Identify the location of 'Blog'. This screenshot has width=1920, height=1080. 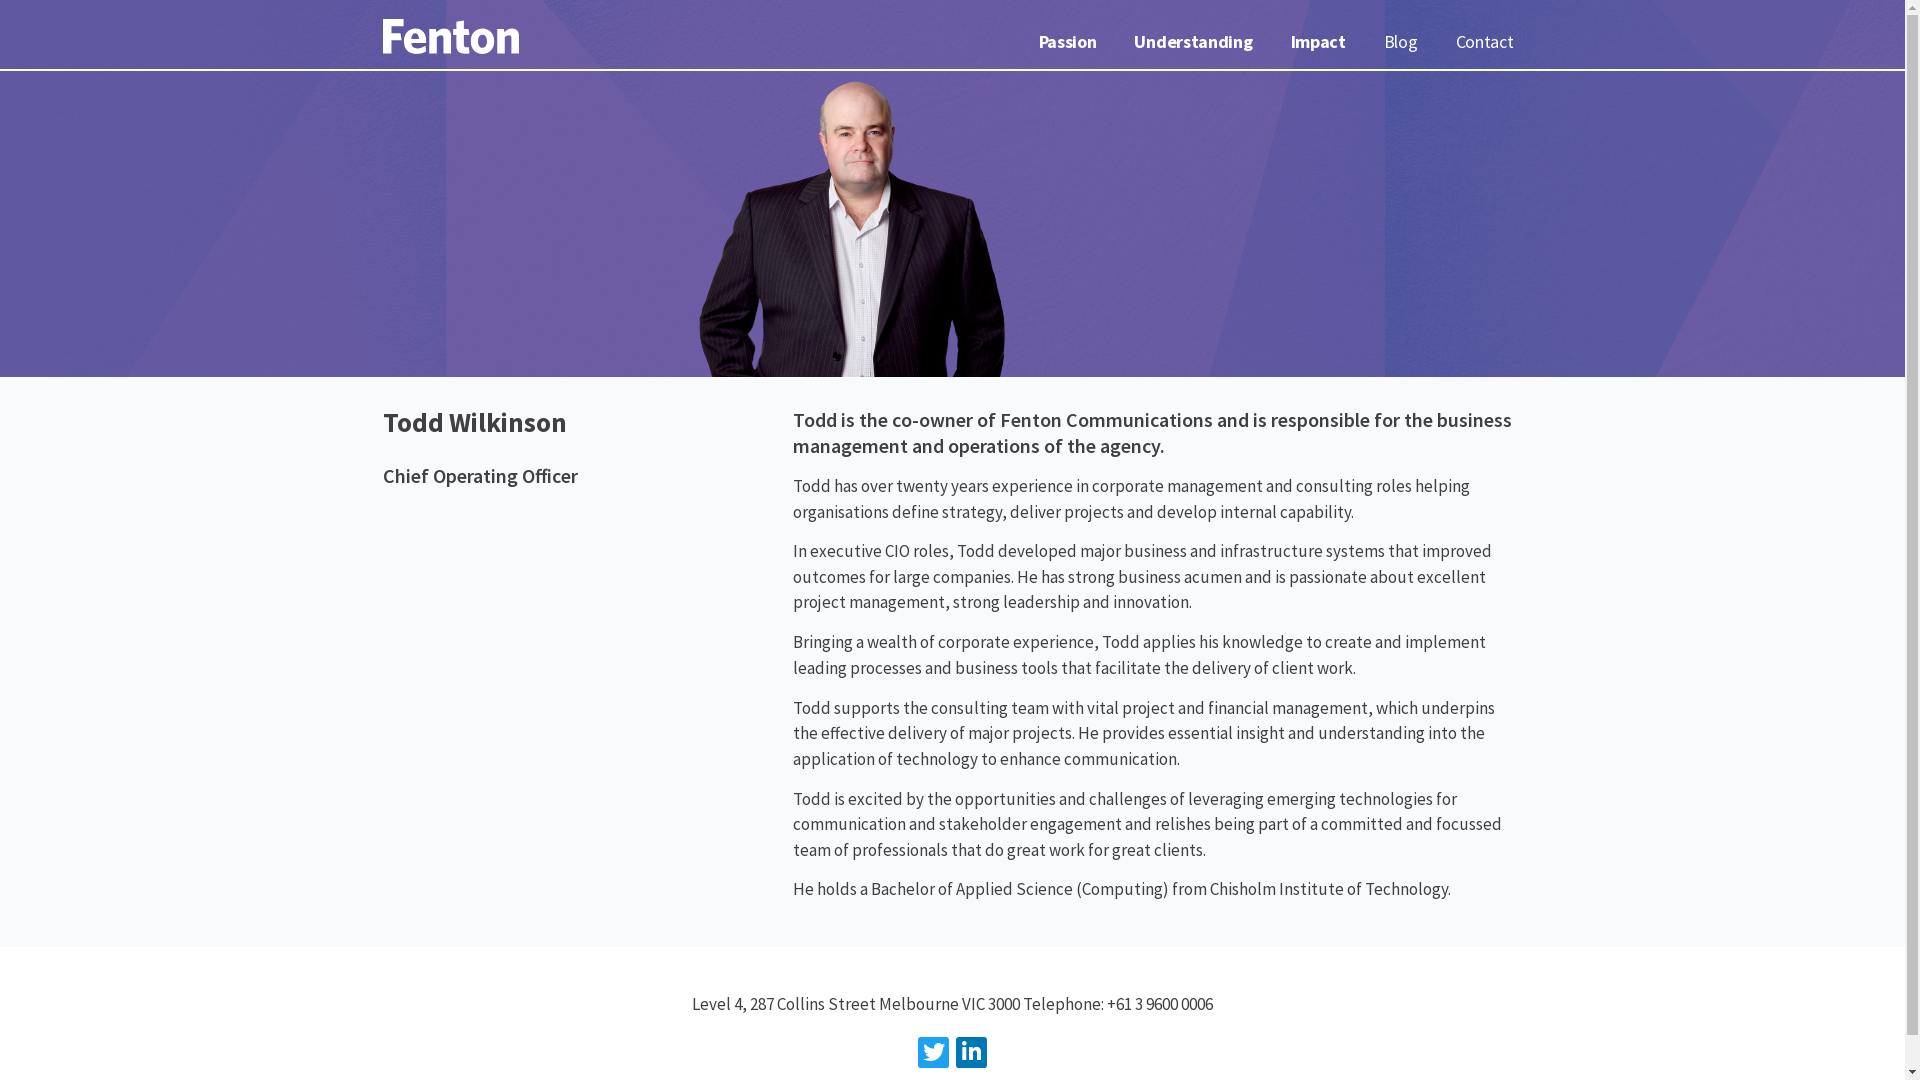
(1400, 42).